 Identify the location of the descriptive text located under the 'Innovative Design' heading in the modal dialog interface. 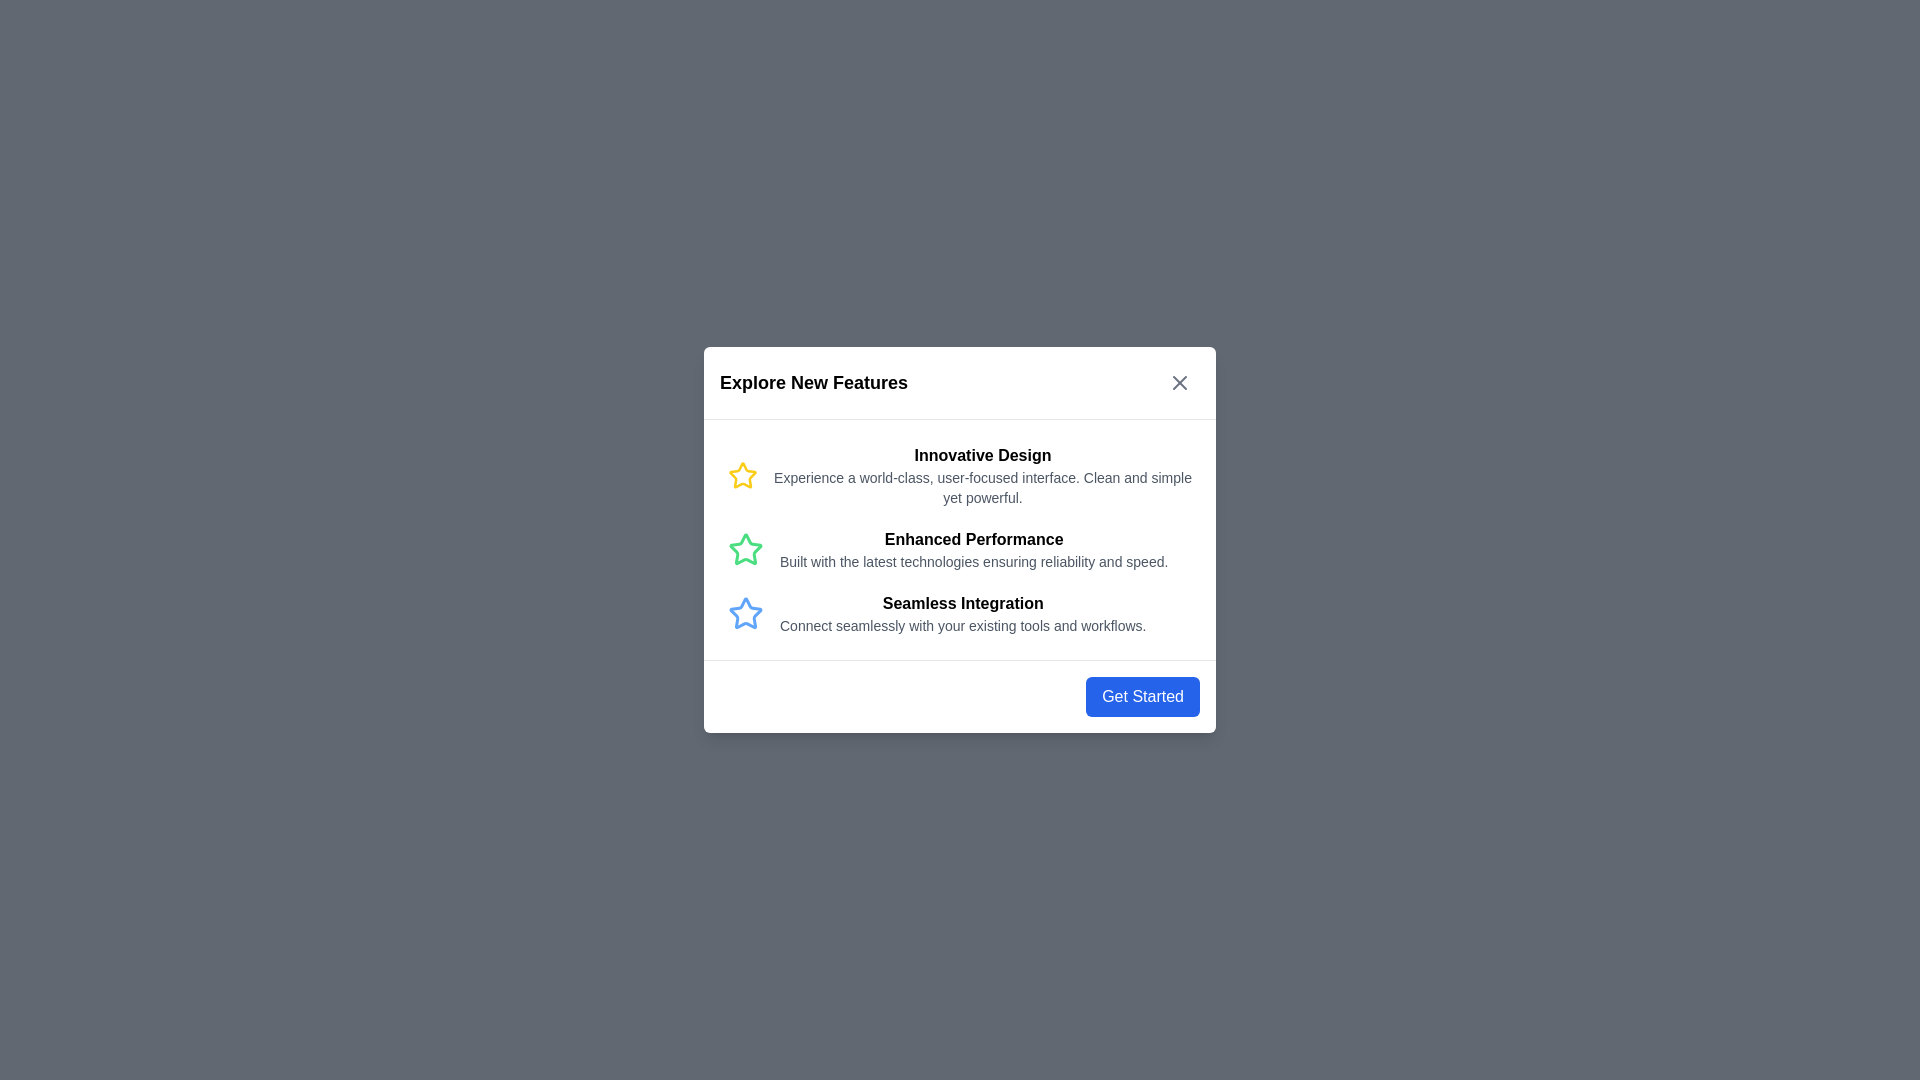
(983, 488).